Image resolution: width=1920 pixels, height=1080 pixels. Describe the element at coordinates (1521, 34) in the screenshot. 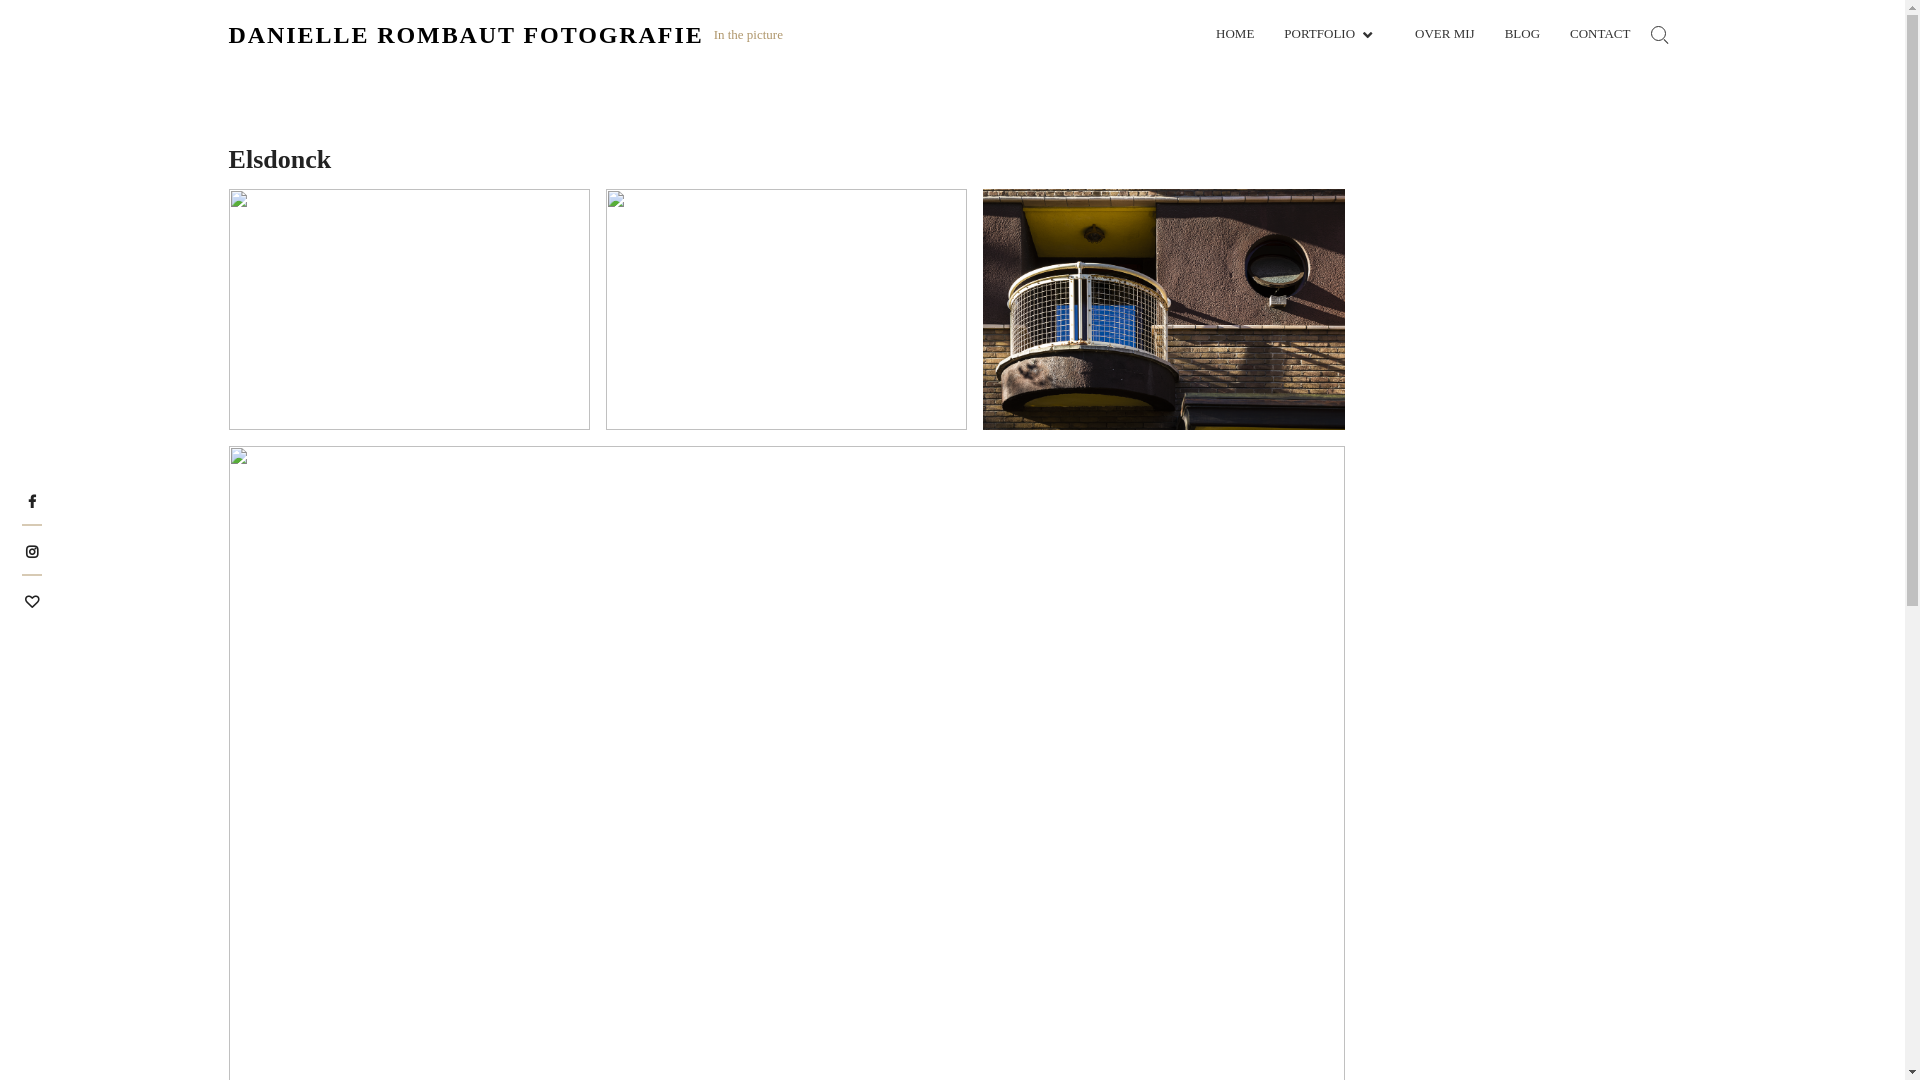

I see `'BLOG'` at that location.